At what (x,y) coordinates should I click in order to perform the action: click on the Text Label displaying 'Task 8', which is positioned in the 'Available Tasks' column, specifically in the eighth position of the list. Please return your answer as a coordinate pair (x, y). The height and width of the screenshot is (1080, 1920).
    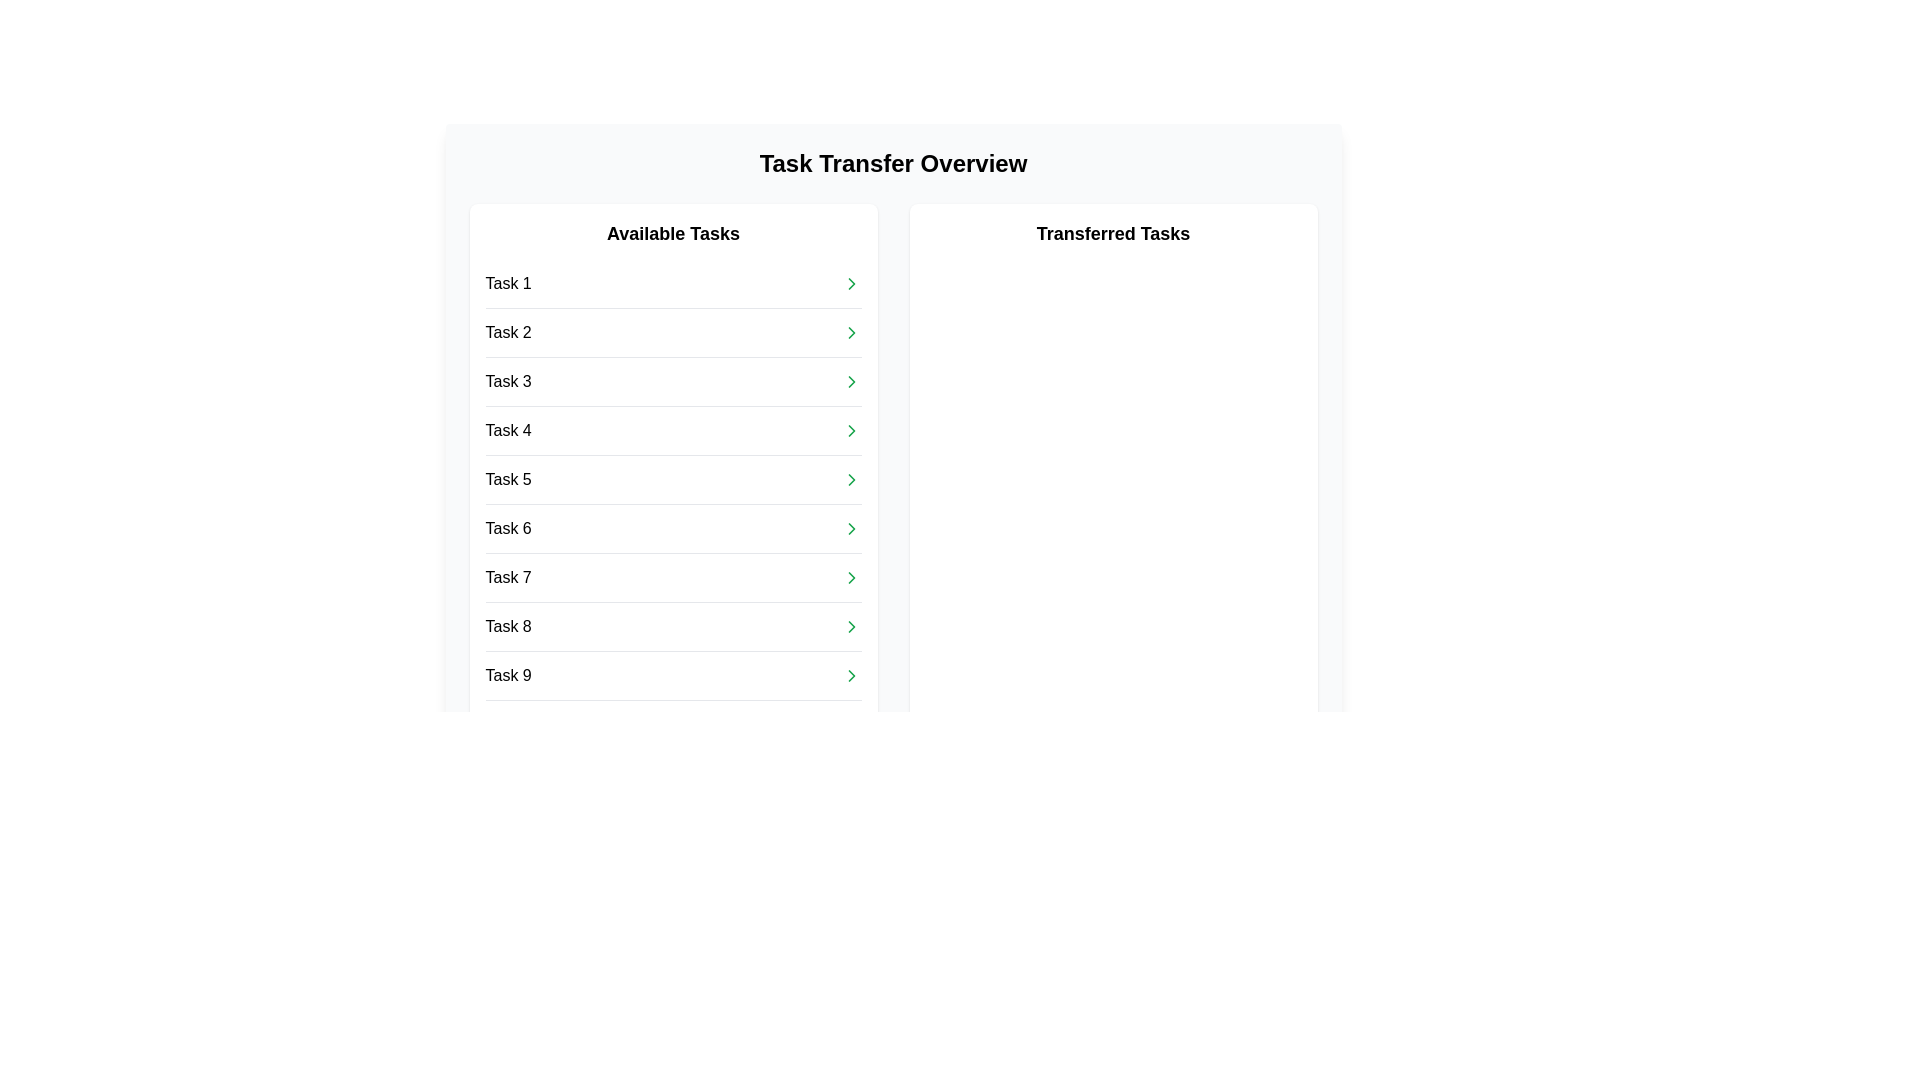
    Looking at the image, I should click on (508, 626).